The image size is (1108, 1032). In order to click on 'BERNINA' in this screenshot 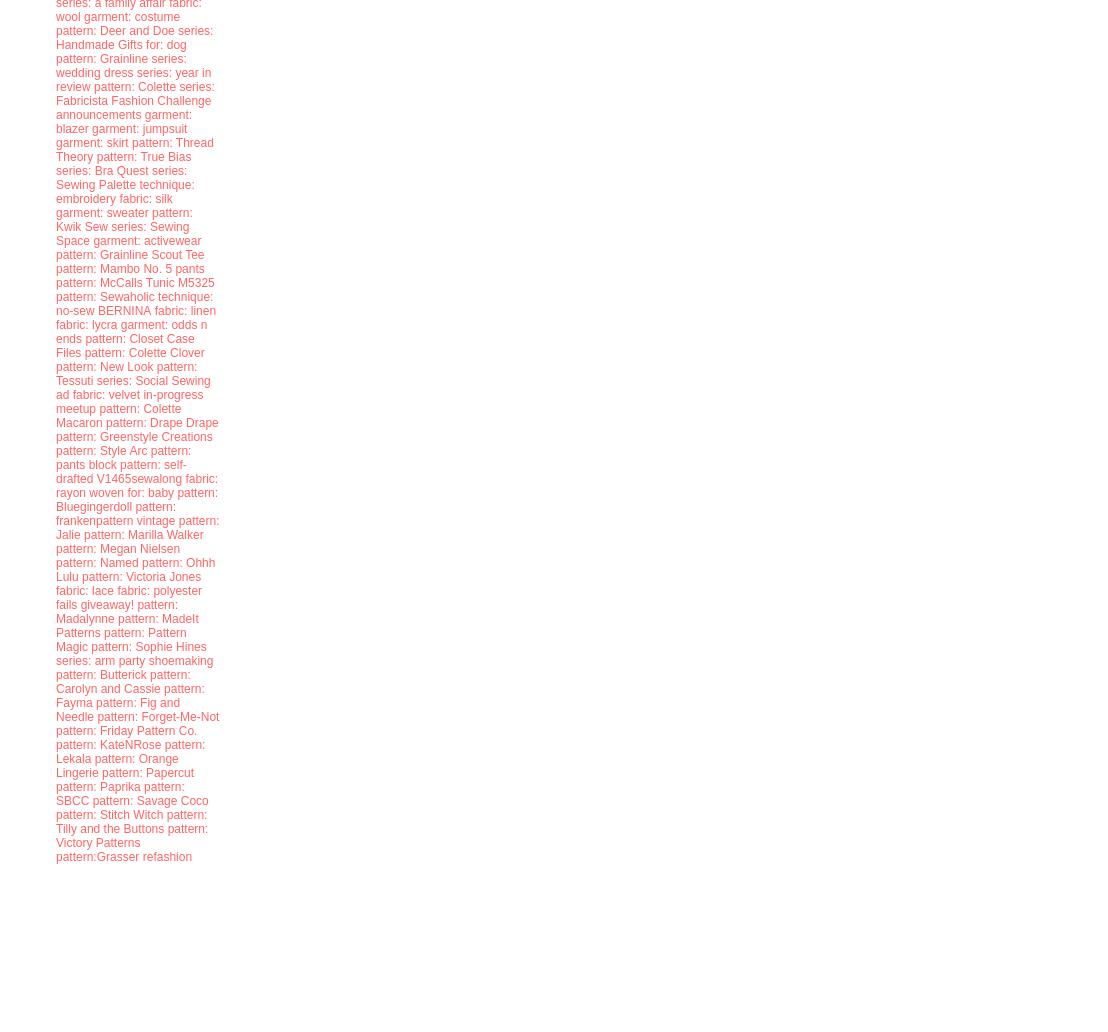, I will do `click(124, 310)`.